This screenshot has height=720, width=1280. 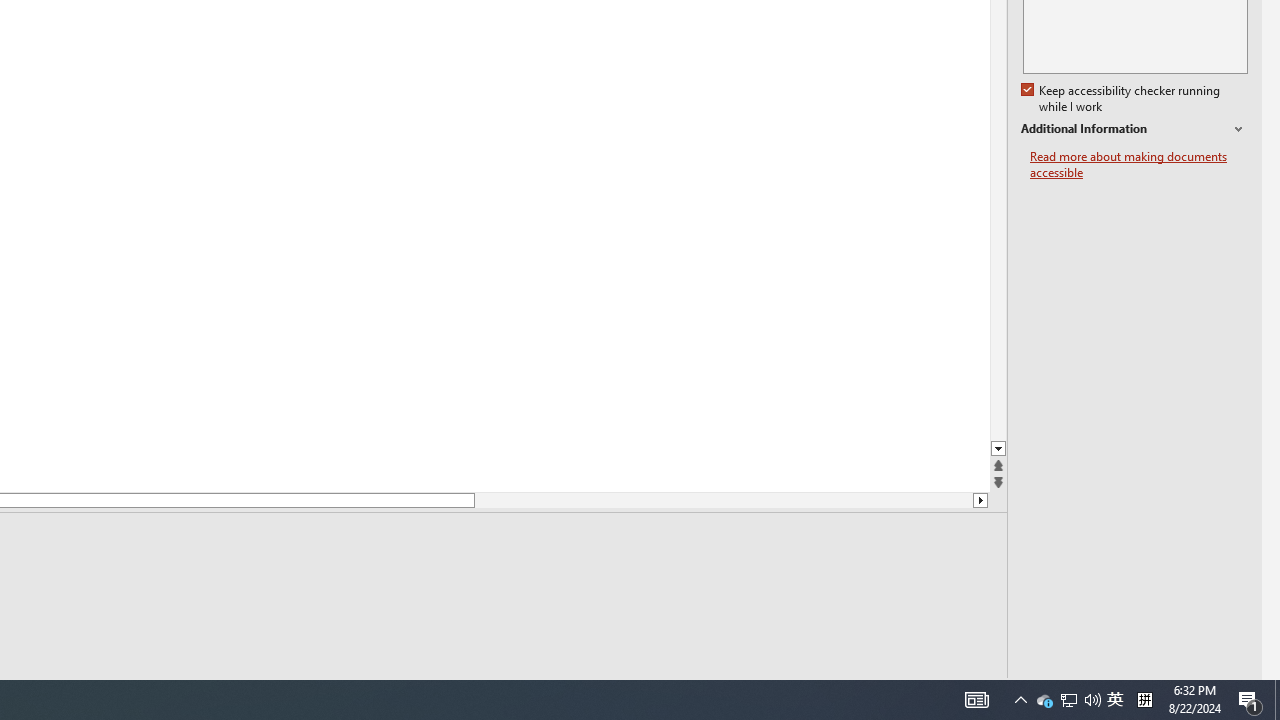 What do you see at coordinates (977, 698) in the screenshot?
I see `'Notification Chevron'` at bounding box center [977, 698].